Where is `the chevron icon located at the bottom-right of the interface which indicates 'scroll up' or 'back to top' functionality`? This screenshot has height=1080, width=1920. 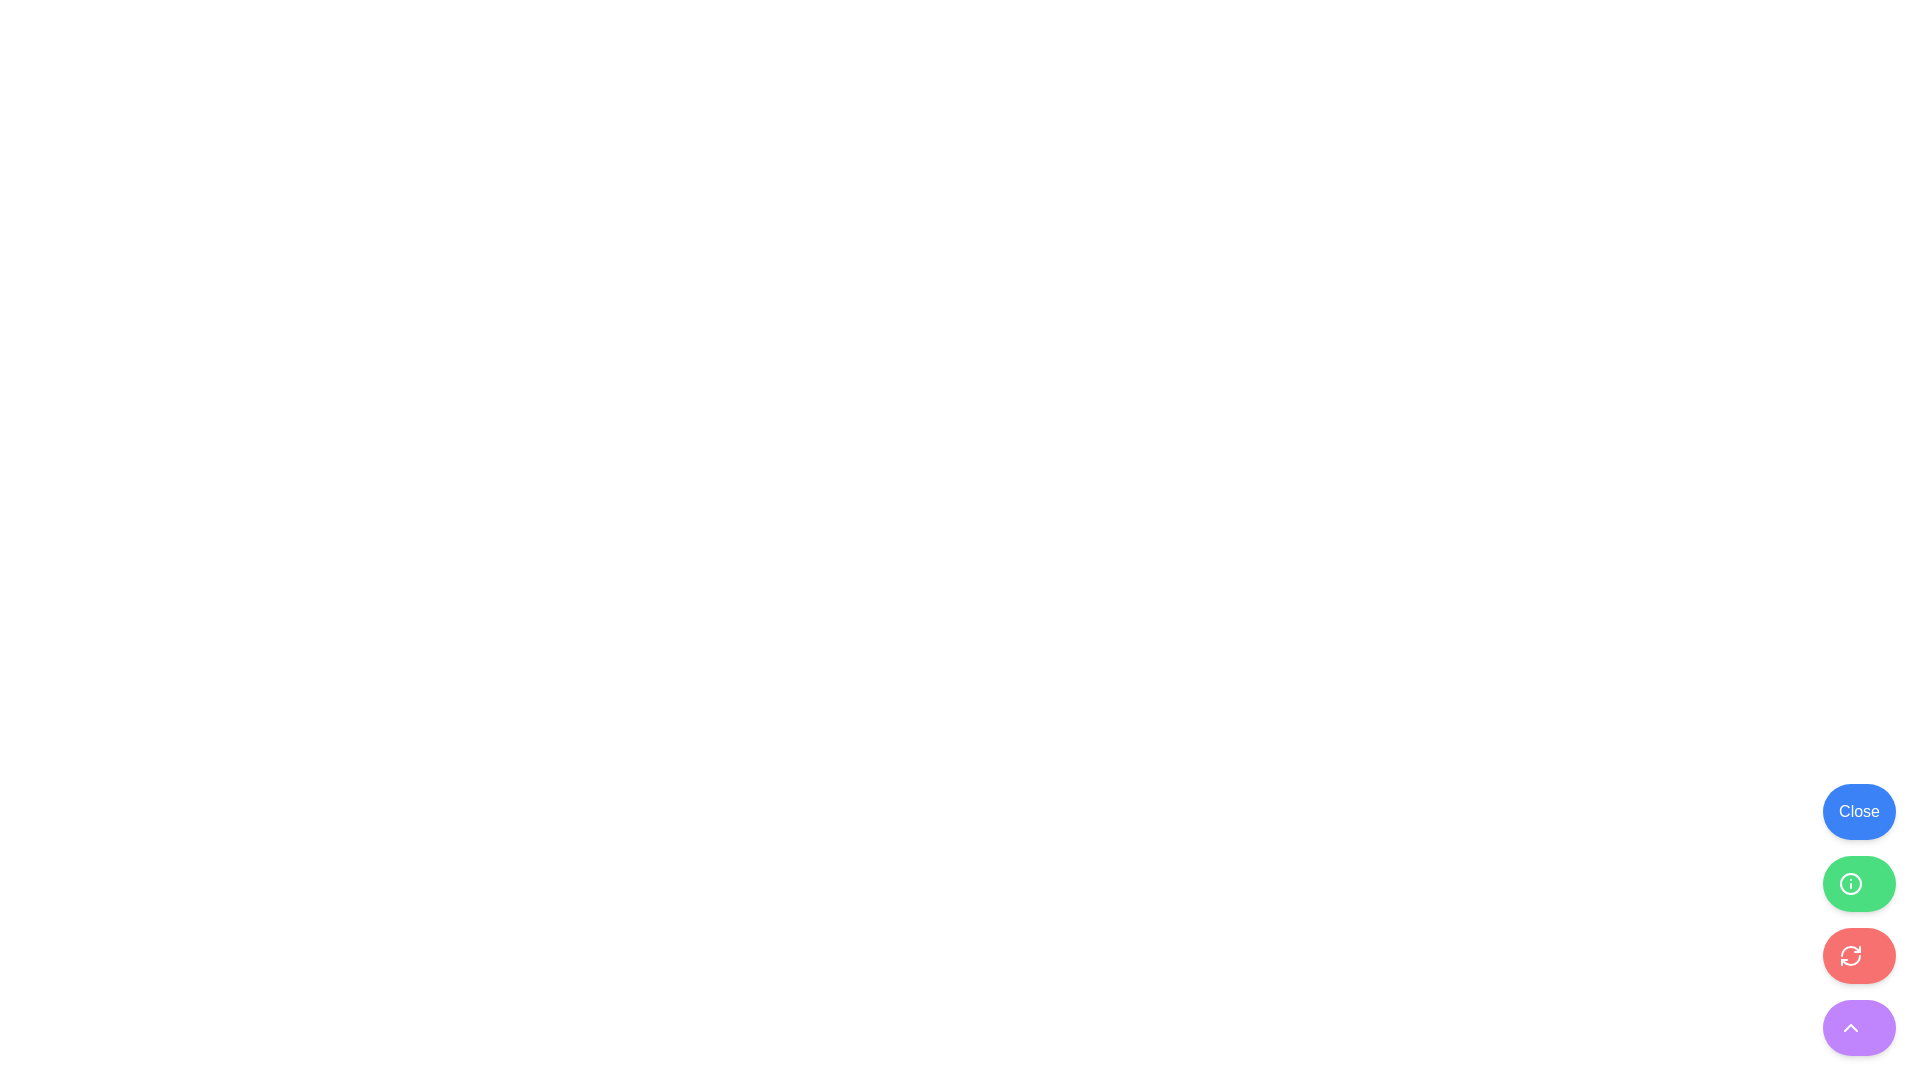
the chevron icon located at the bottom-right of the interface which indicates 'scroll up' or 'back to top' functionality is located at coordinates (1850, 1028).